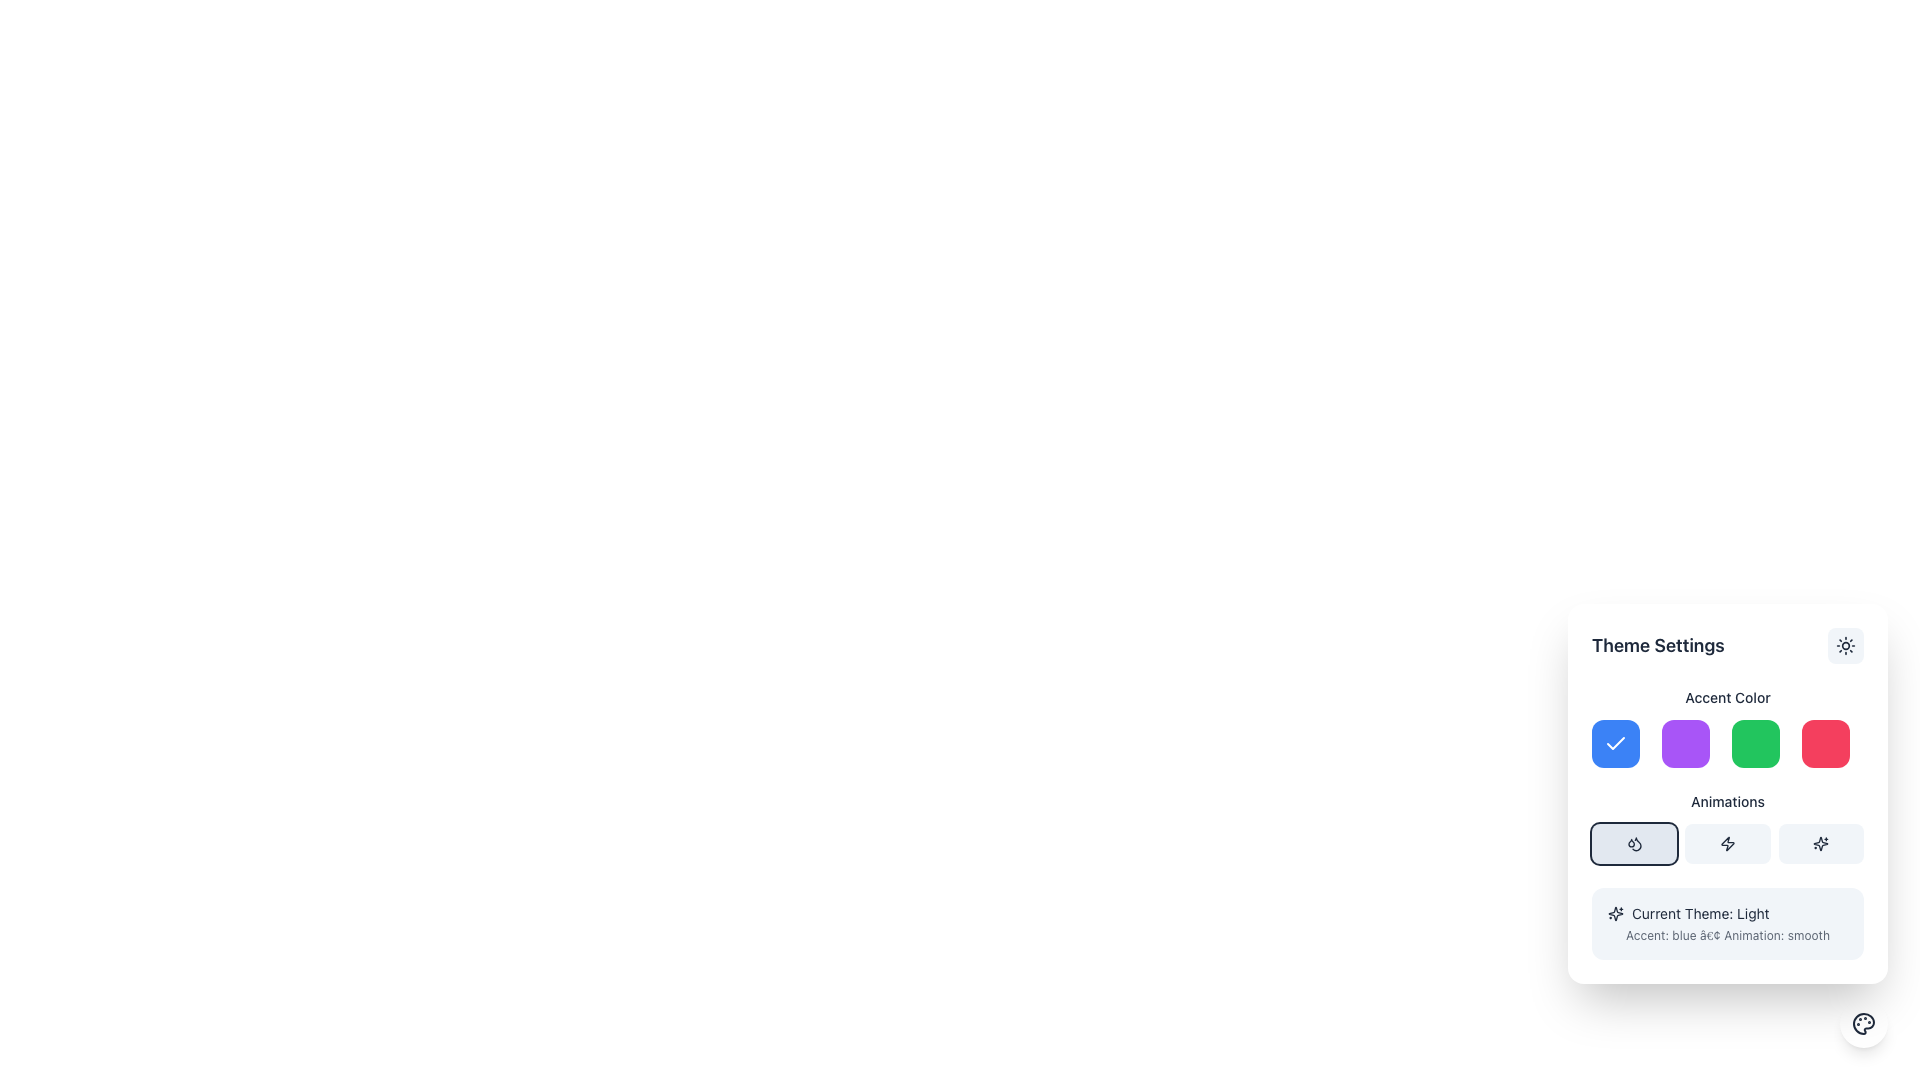  Describe the element at coordinates (1616, 914) in the screenshot. I see `the sparkles icon located in the 'Current Theme: Light' section, which features a minimalistic monochromatic outline design` at that location.